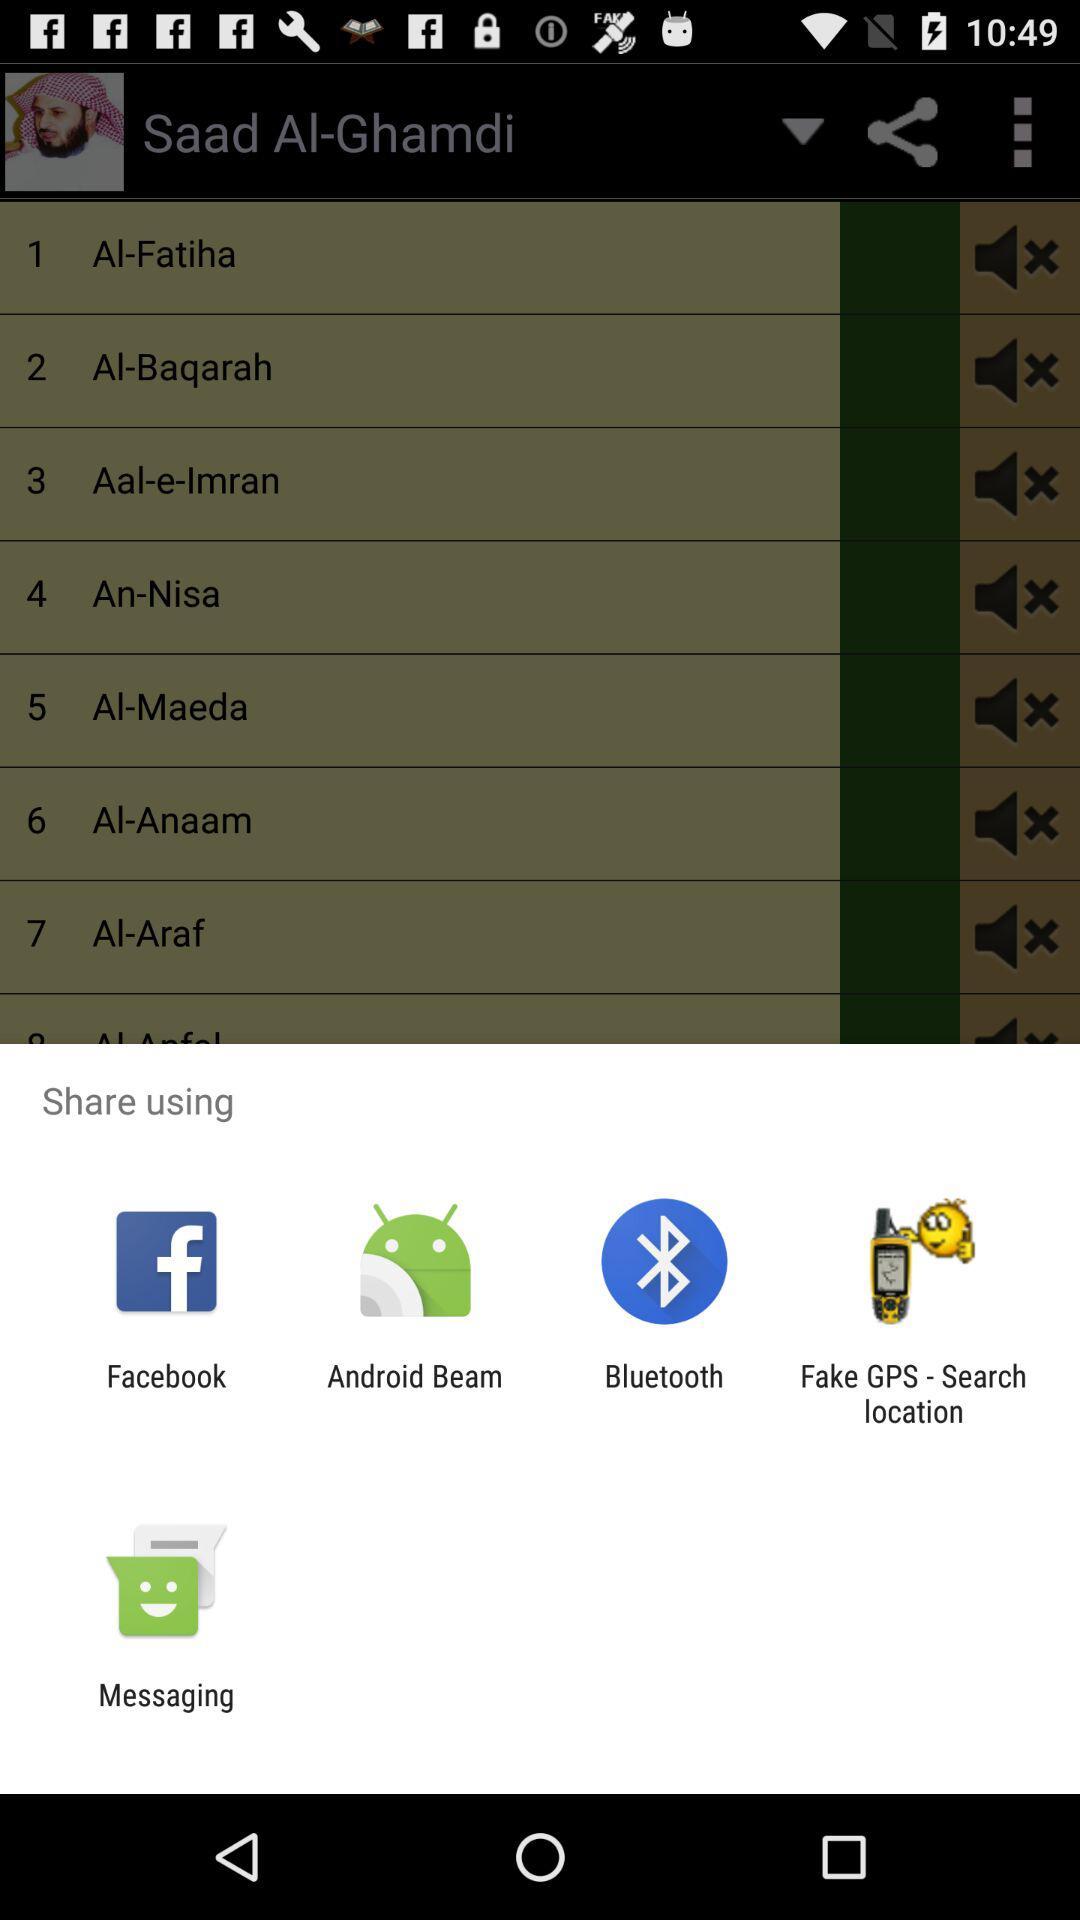 This screenshot has width=1080, height=1920. I want to click on the app to the right of the facebook, so click(414, 1392).